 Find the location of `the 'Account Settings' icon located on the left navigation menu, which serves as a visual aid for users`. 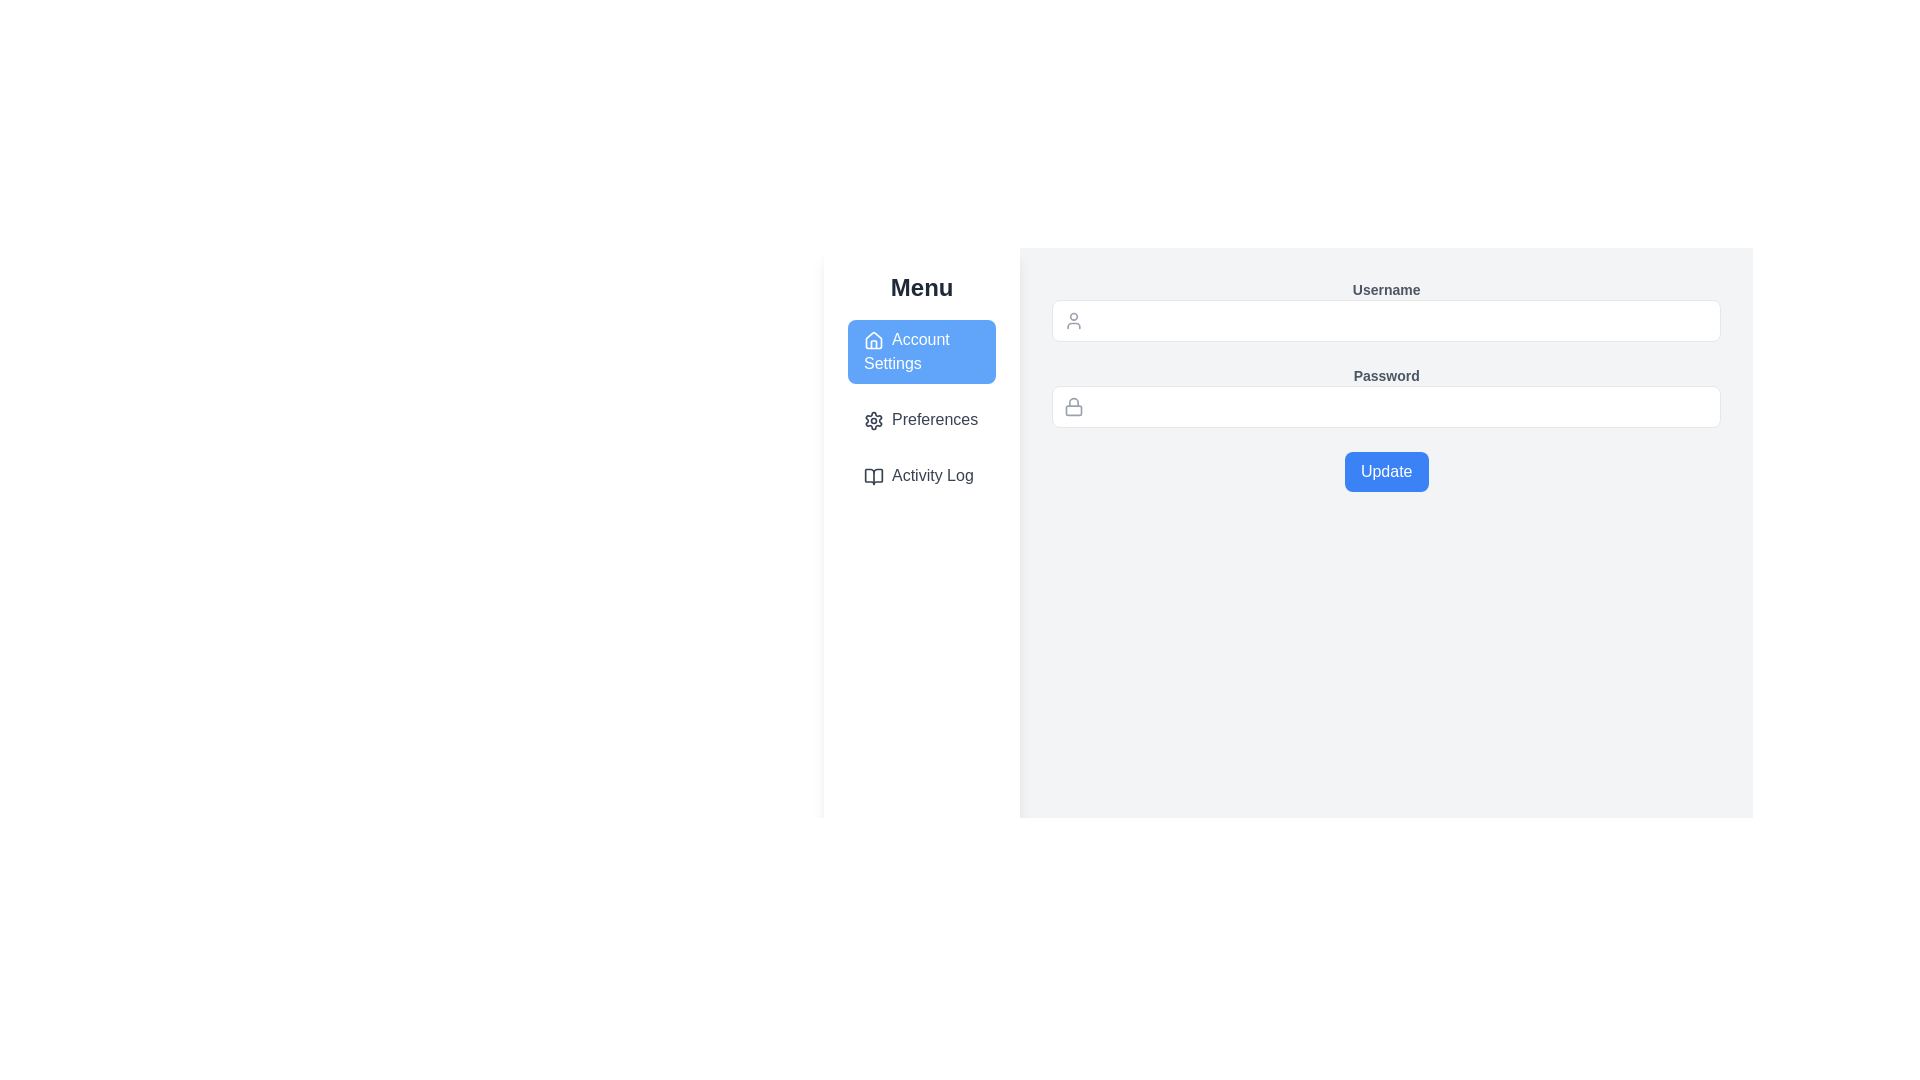

the 'Account Settings' icon located on the left navigation menu, which serves as a visual aid for users is located at coordinates (873, 338).